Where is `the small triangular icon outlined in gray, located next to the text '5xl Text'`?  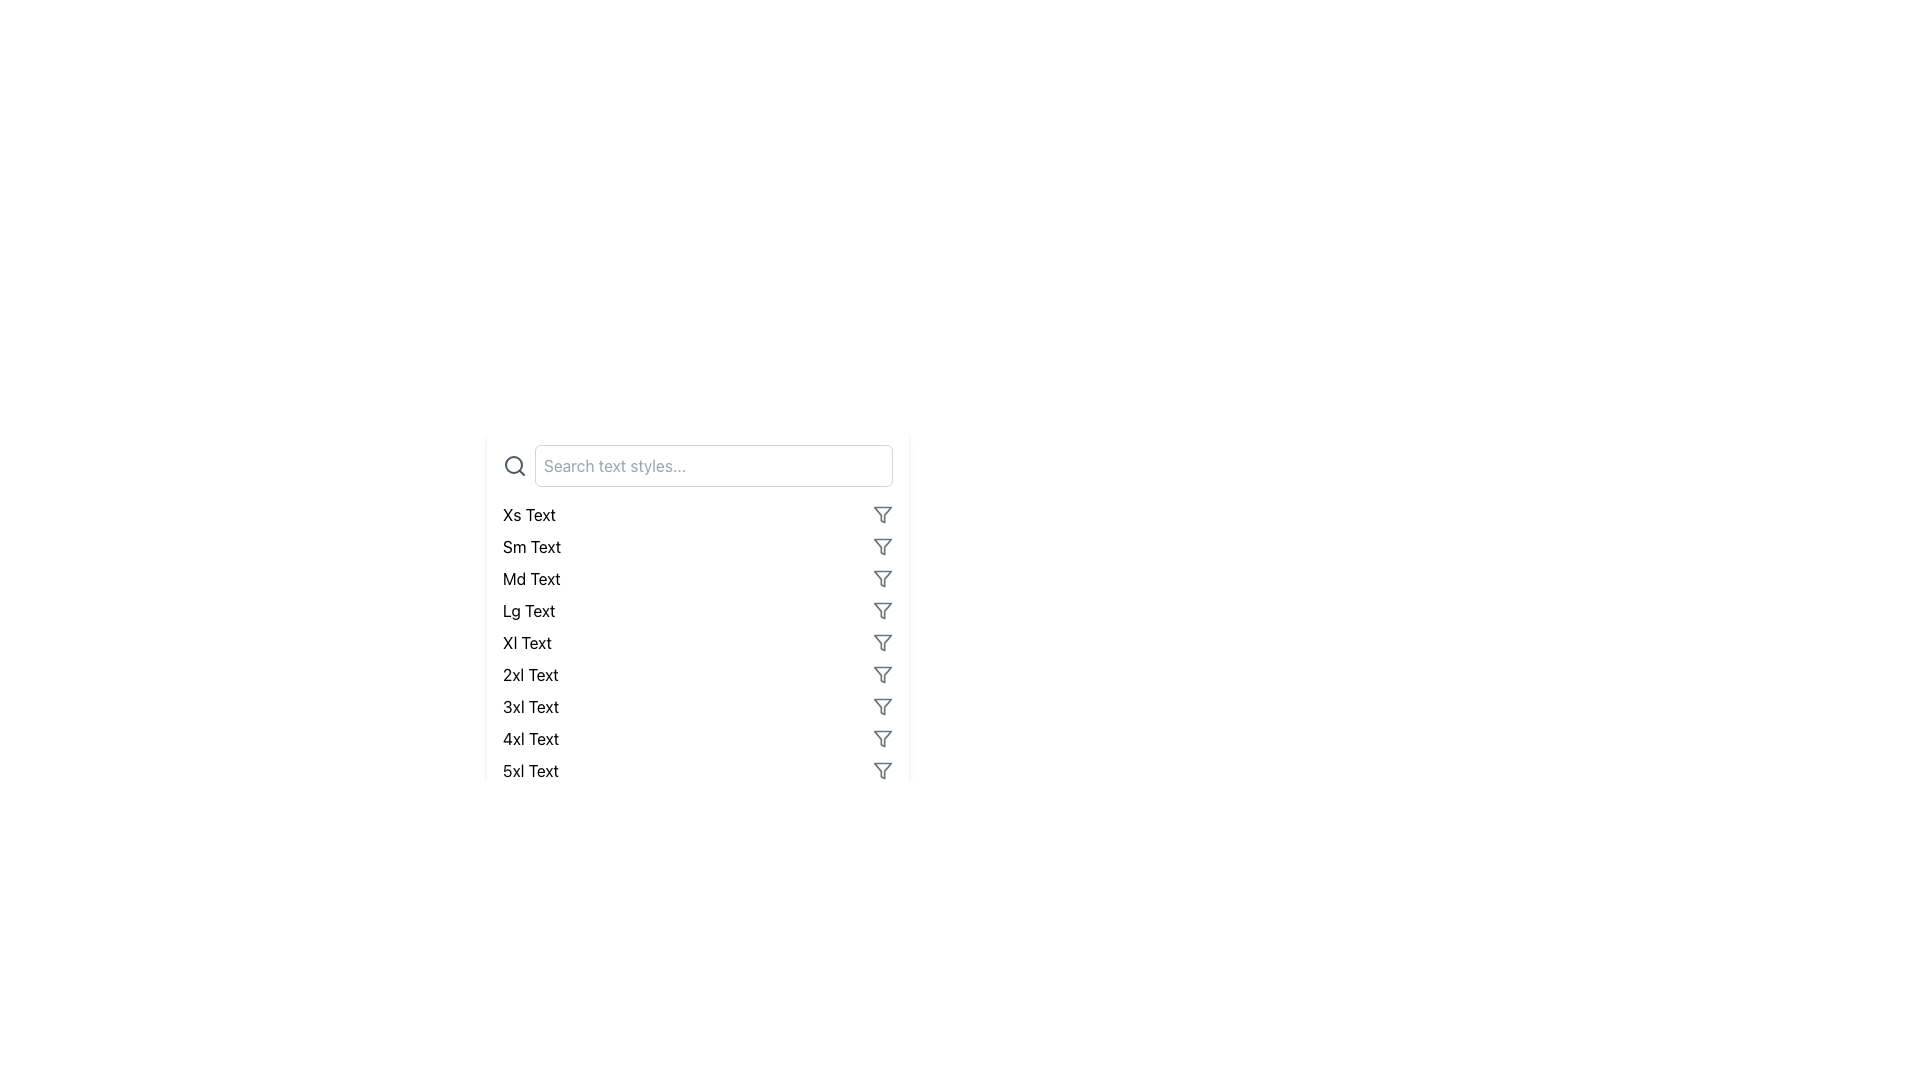
the small triangular icon outlined in gray, located next to the text '5xl Text' is located at coordinates (882, 770).